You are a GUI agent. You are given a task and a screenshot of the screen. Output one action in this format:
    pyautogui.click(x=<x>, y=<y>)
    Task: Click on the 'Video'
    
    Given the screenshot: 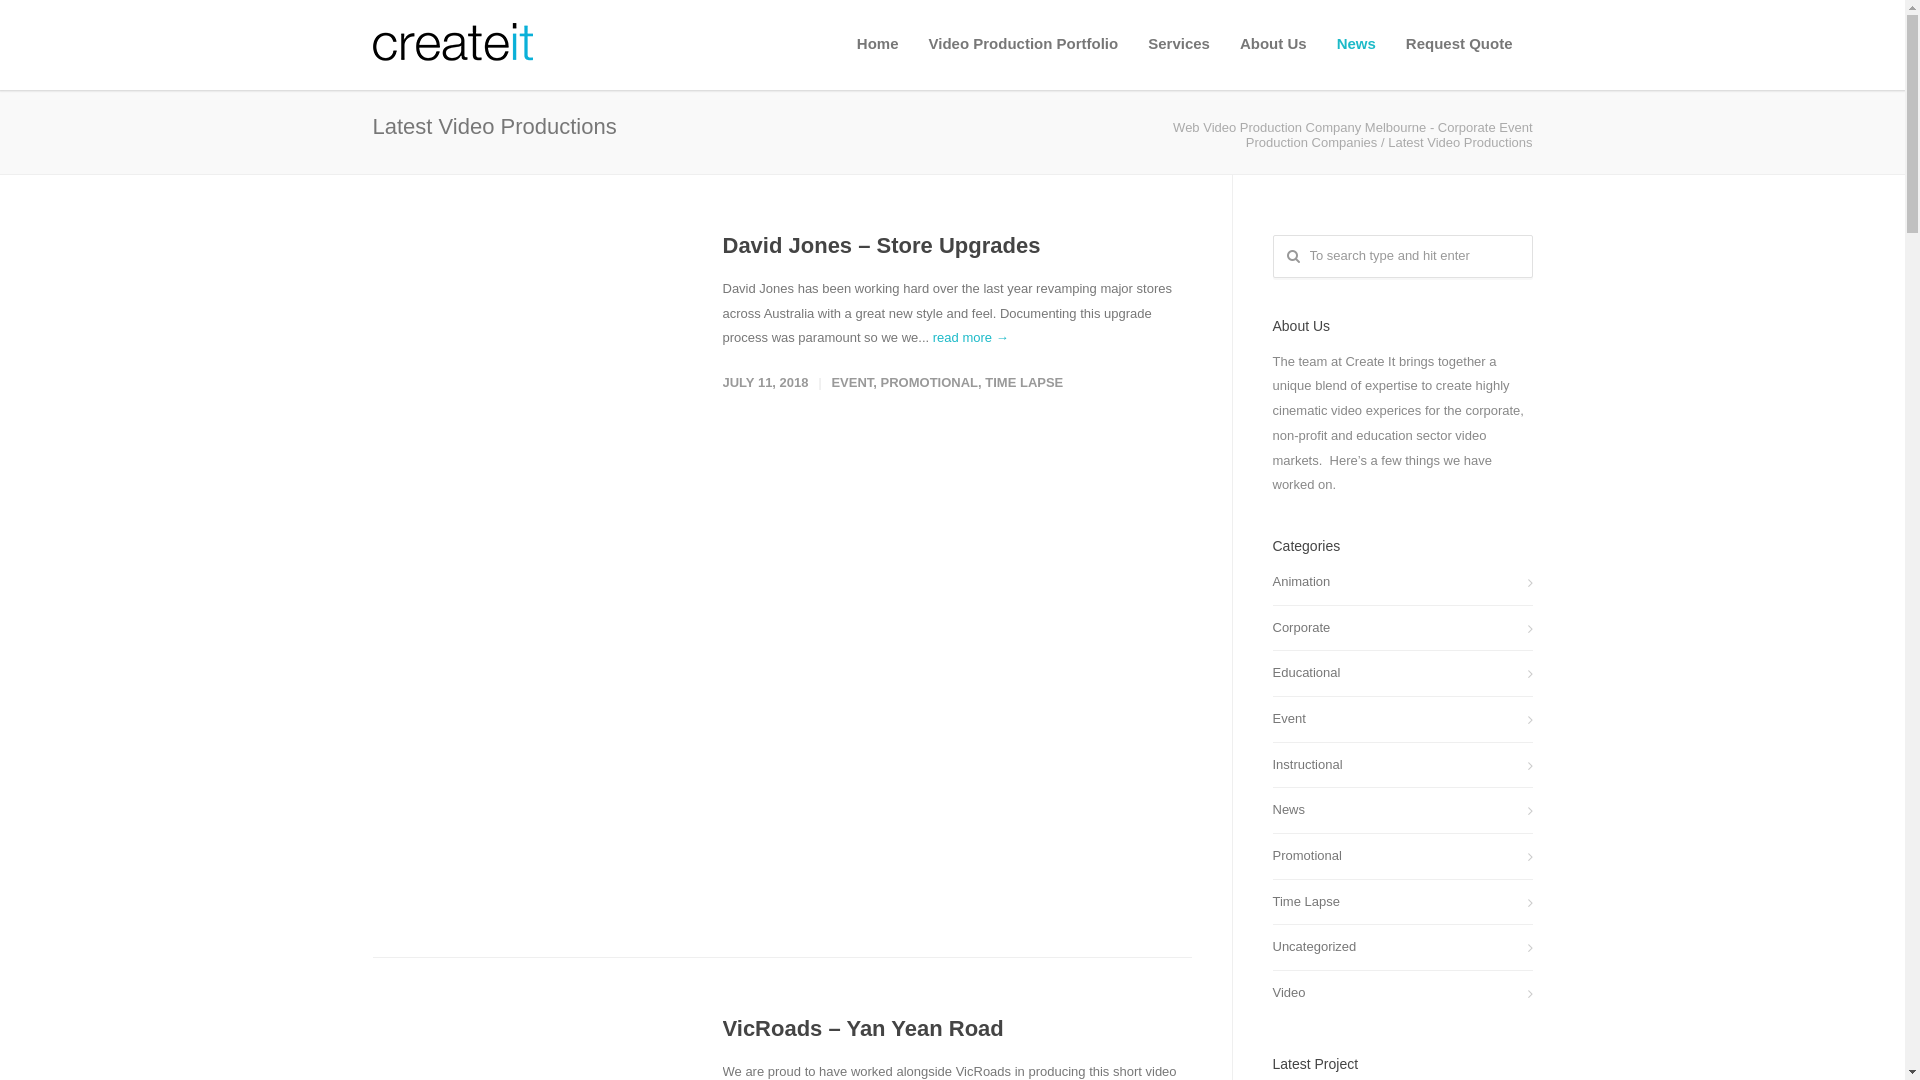 What is the action you would take?
    pyautogui.click(x=1400, y=993)
    